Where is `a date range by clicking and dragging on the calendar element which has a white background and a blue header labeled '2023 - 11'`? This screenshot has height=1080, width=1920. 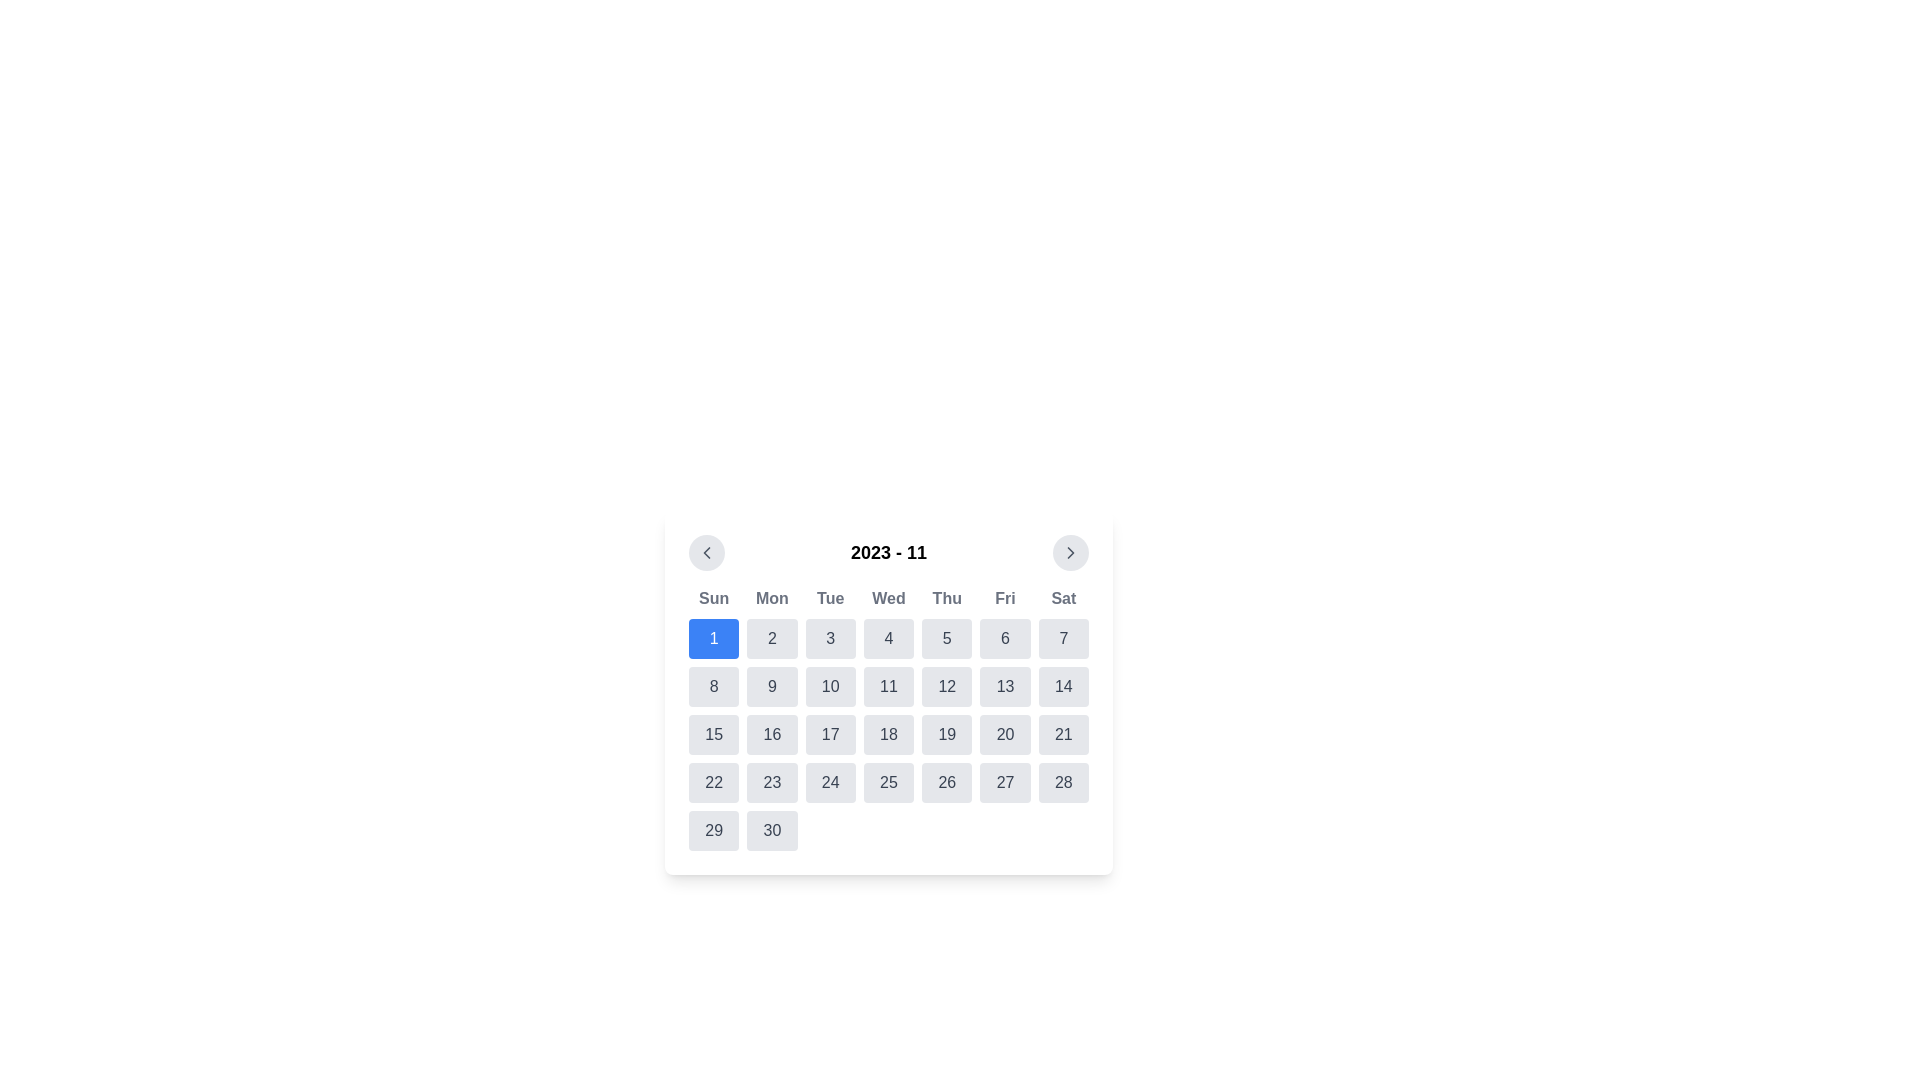
a date range by clicking and dragging on the calendar element which has a white background and a blue header labeled '2023 - 11' is located at coordinates (887, 692).